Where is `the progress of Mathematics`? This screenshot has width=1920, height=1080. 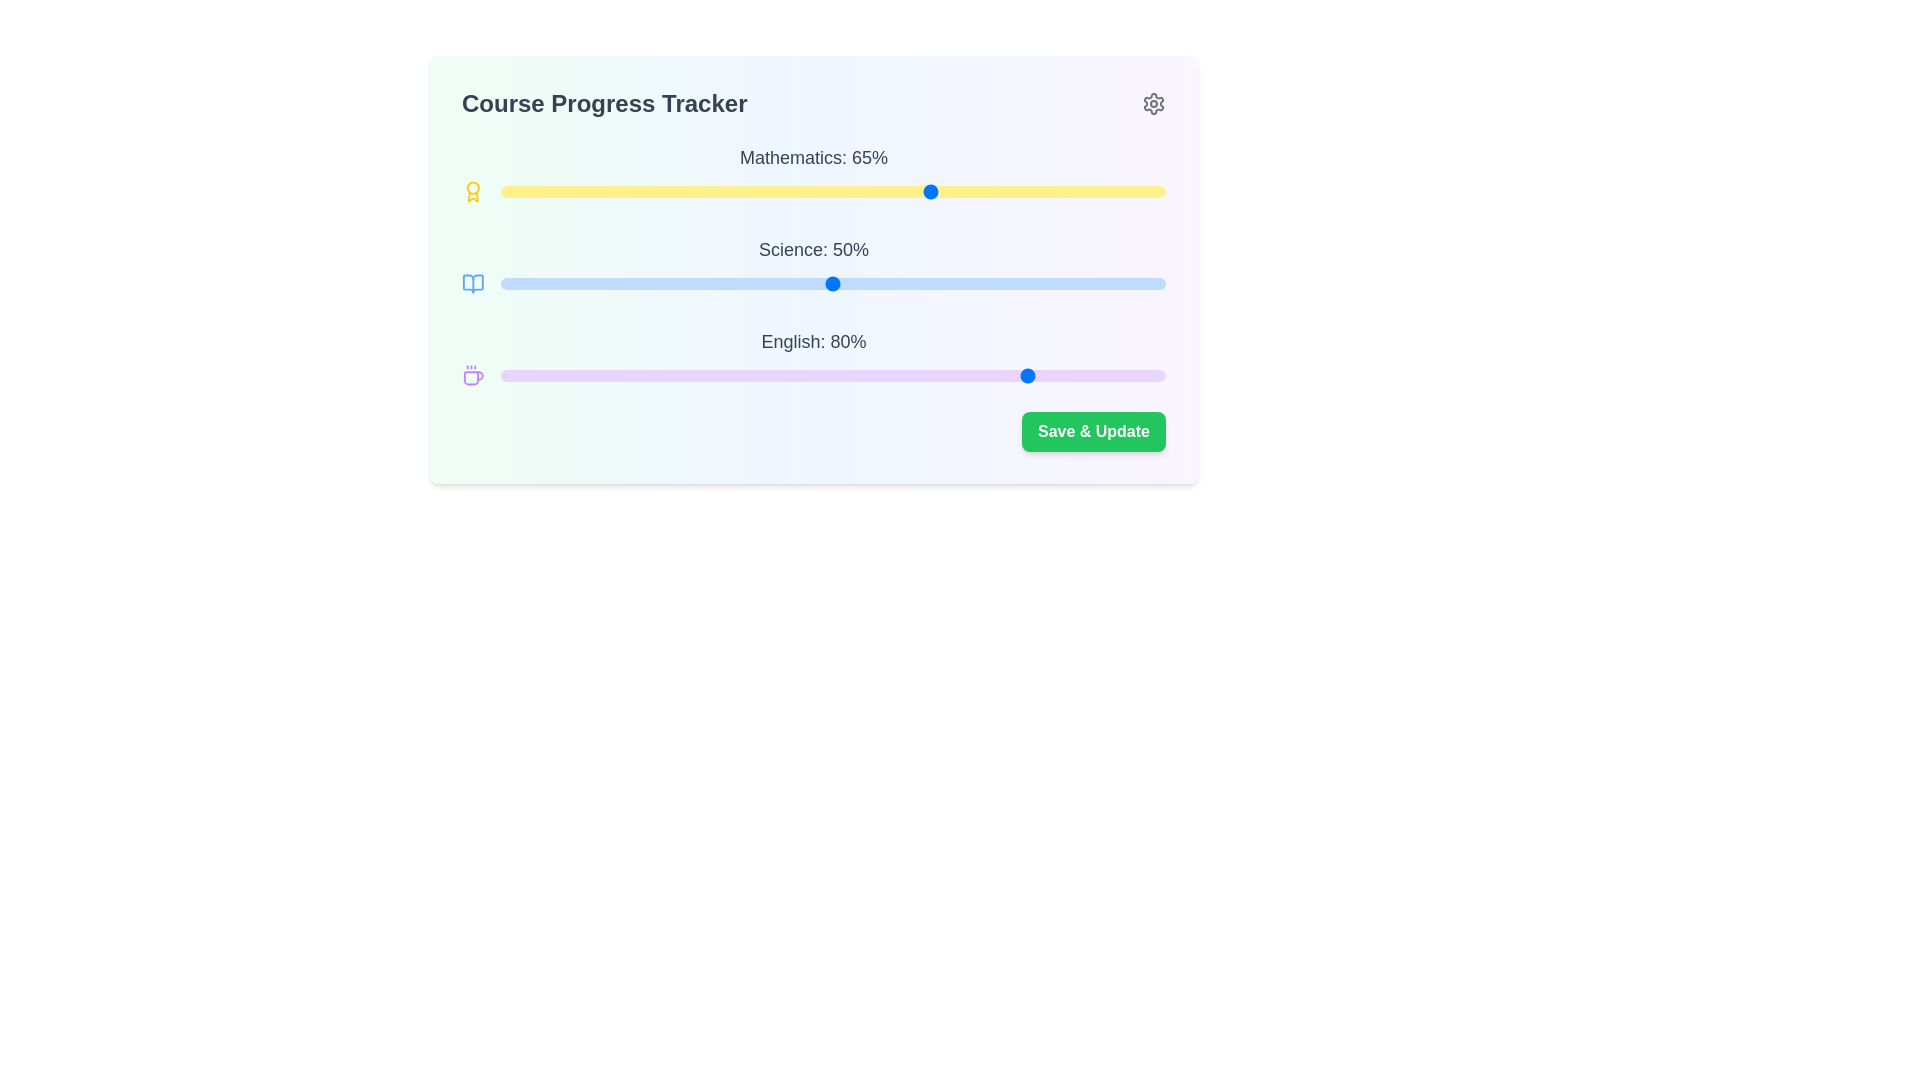 the progress of Mathematics is located at coordinates (1111, 192).